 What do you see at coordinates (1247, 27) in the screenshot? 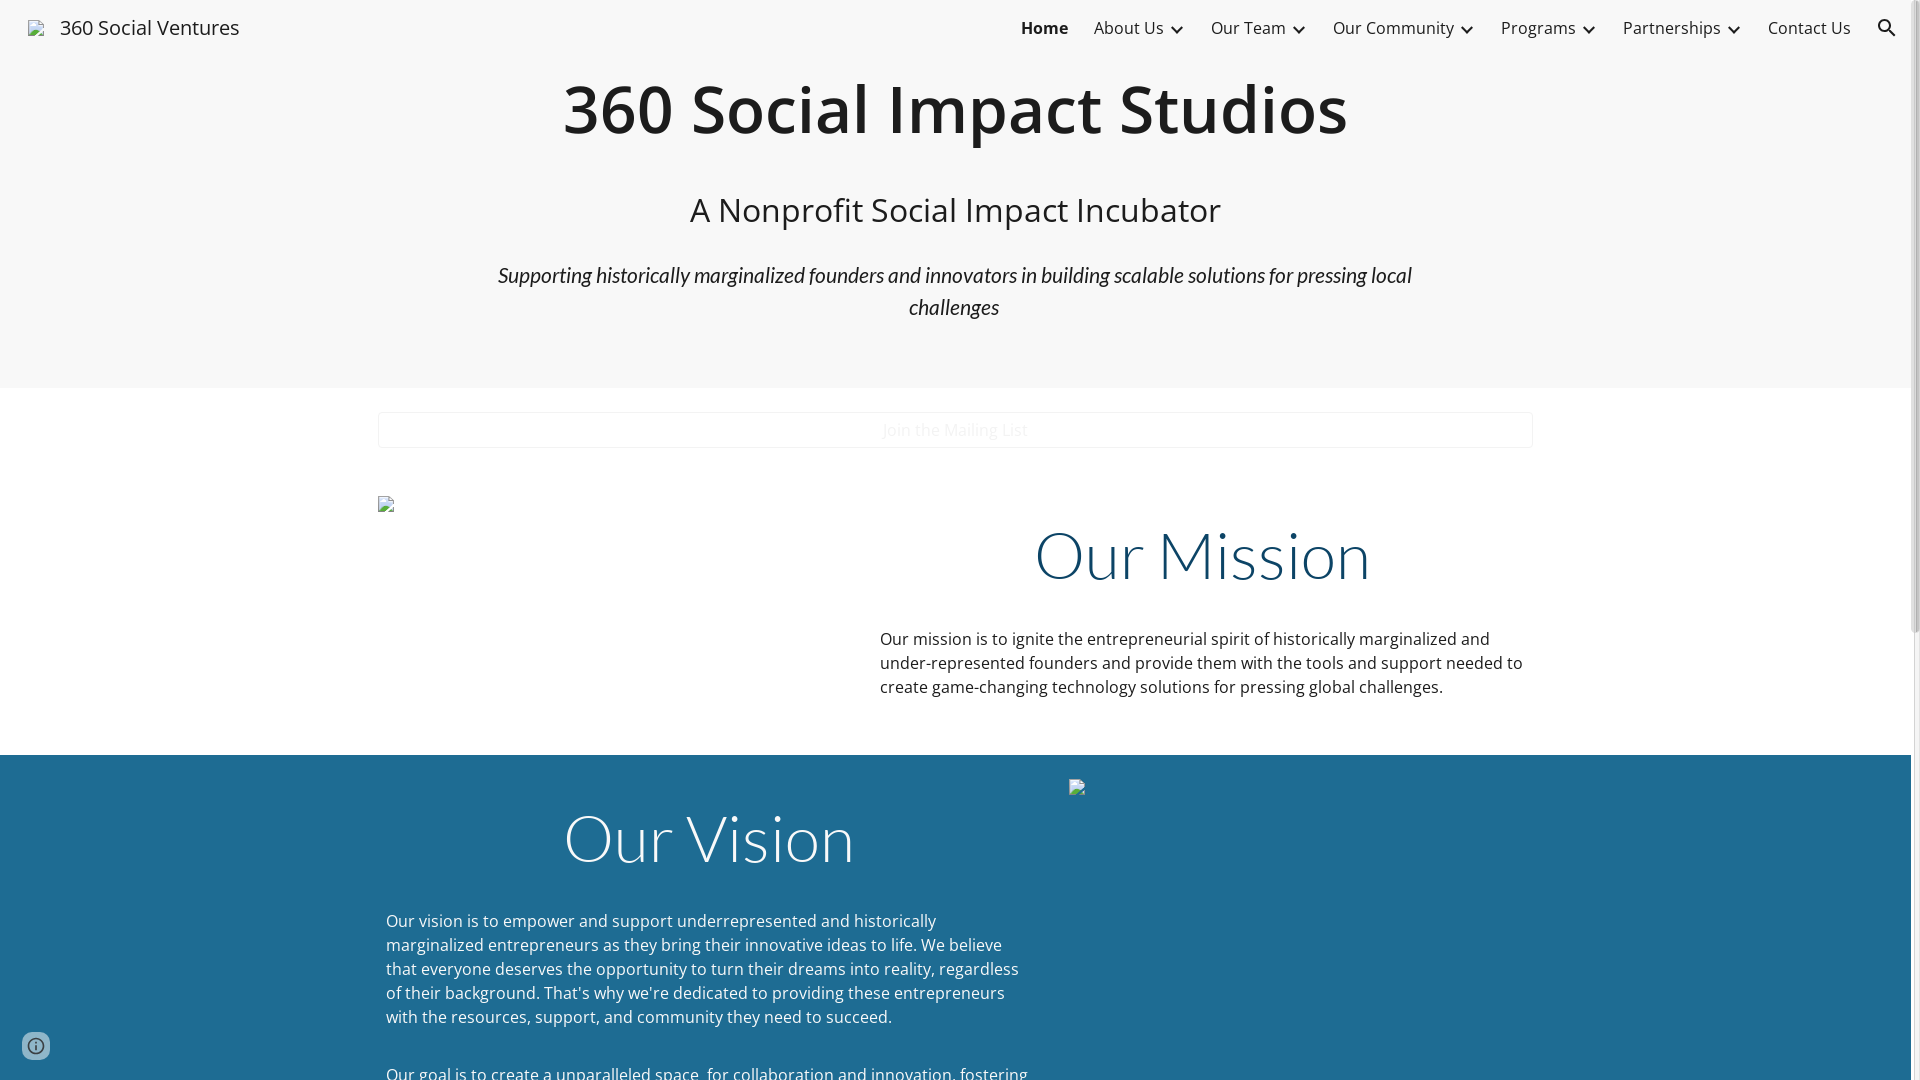
I see `'Our Team'` at bounding box center [1247, 27].